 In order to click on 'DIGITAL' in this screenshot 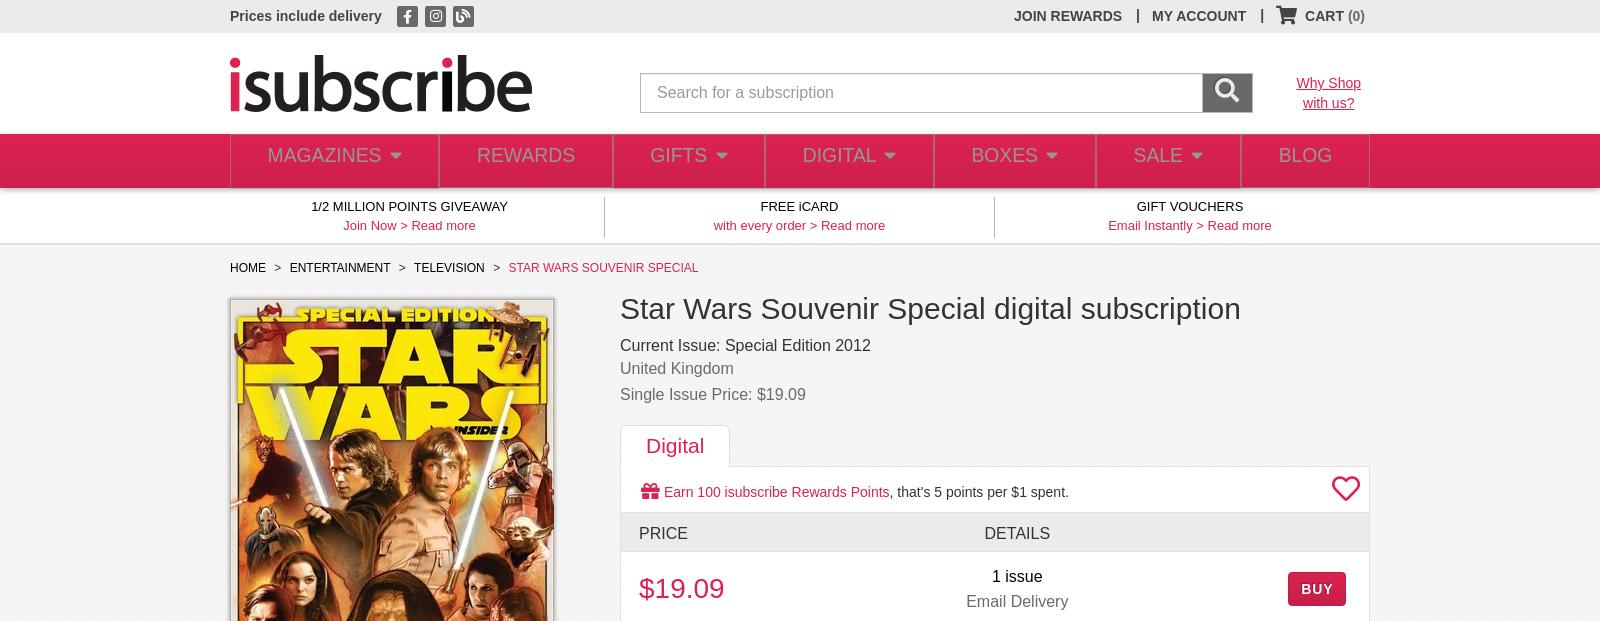, I will do `click(832, 160)`.